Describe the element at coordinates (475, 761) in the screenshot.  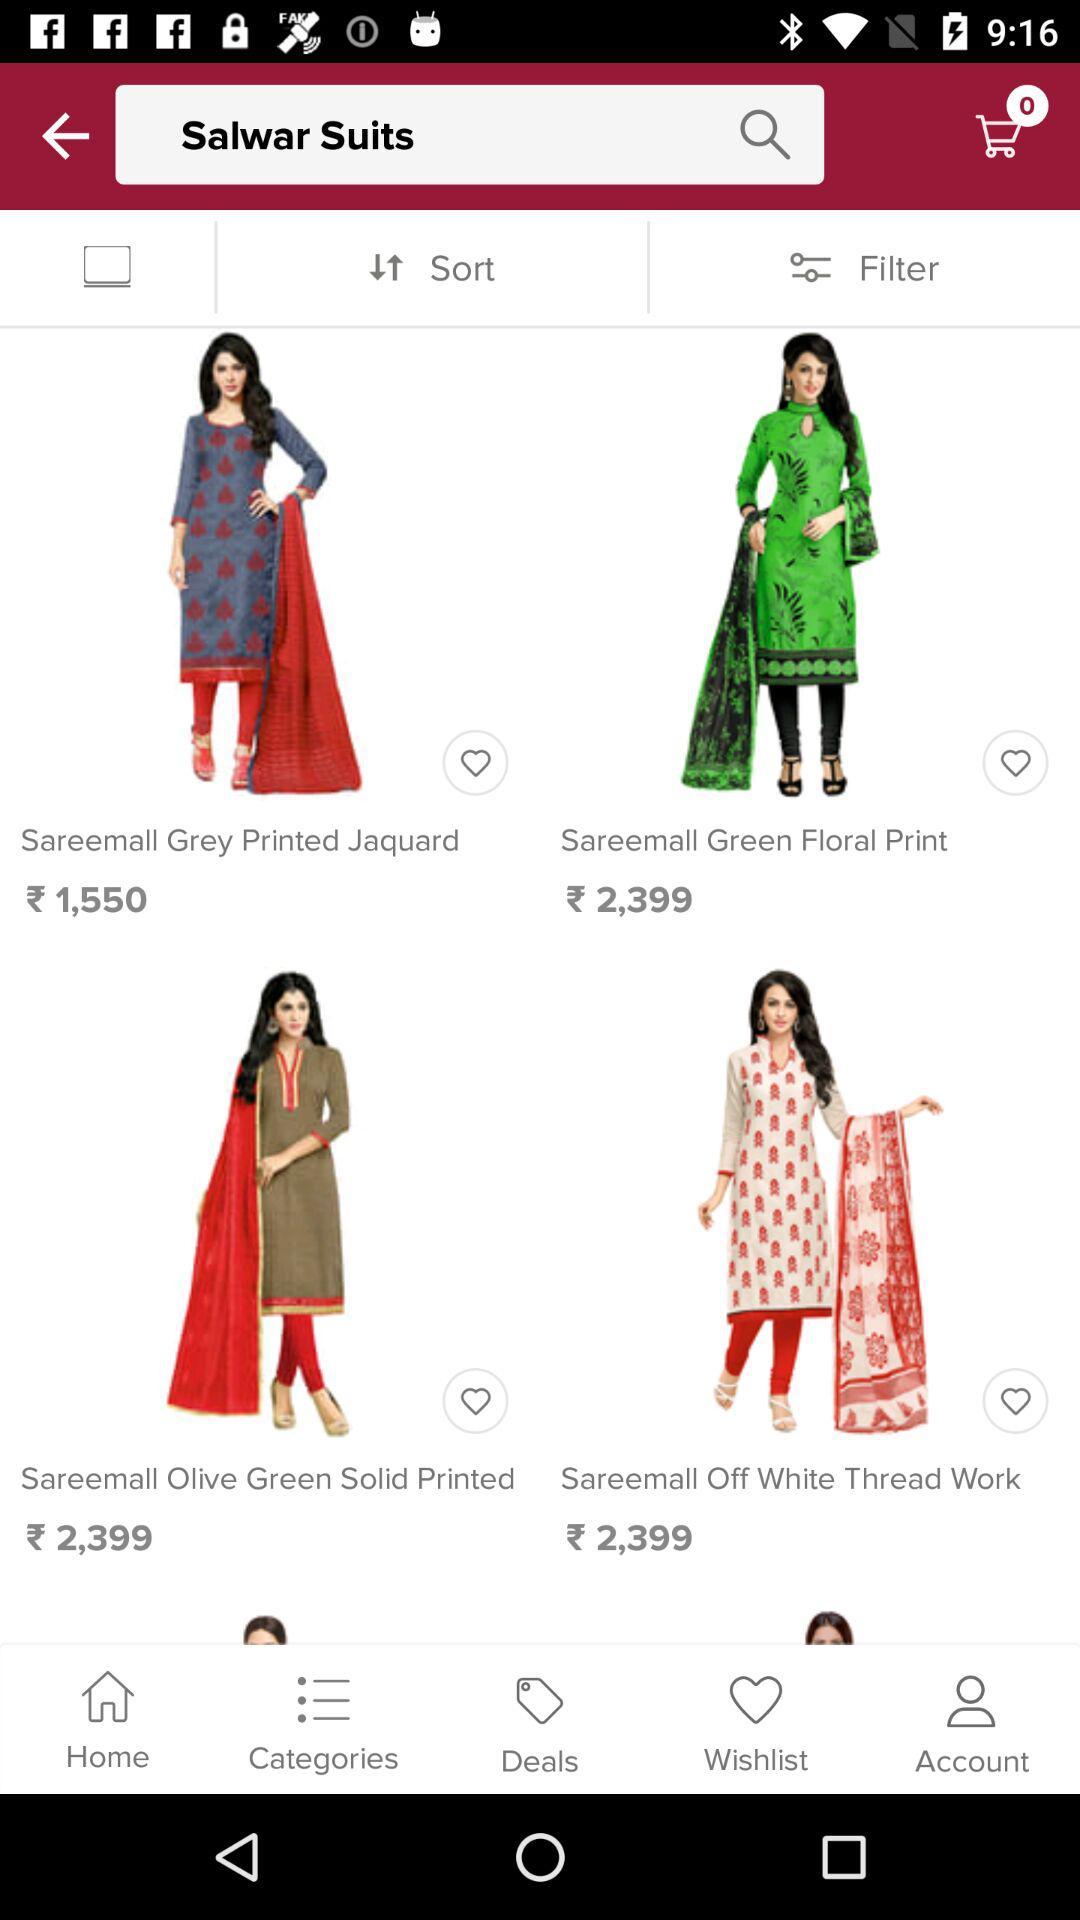
I see `love item` at that location.